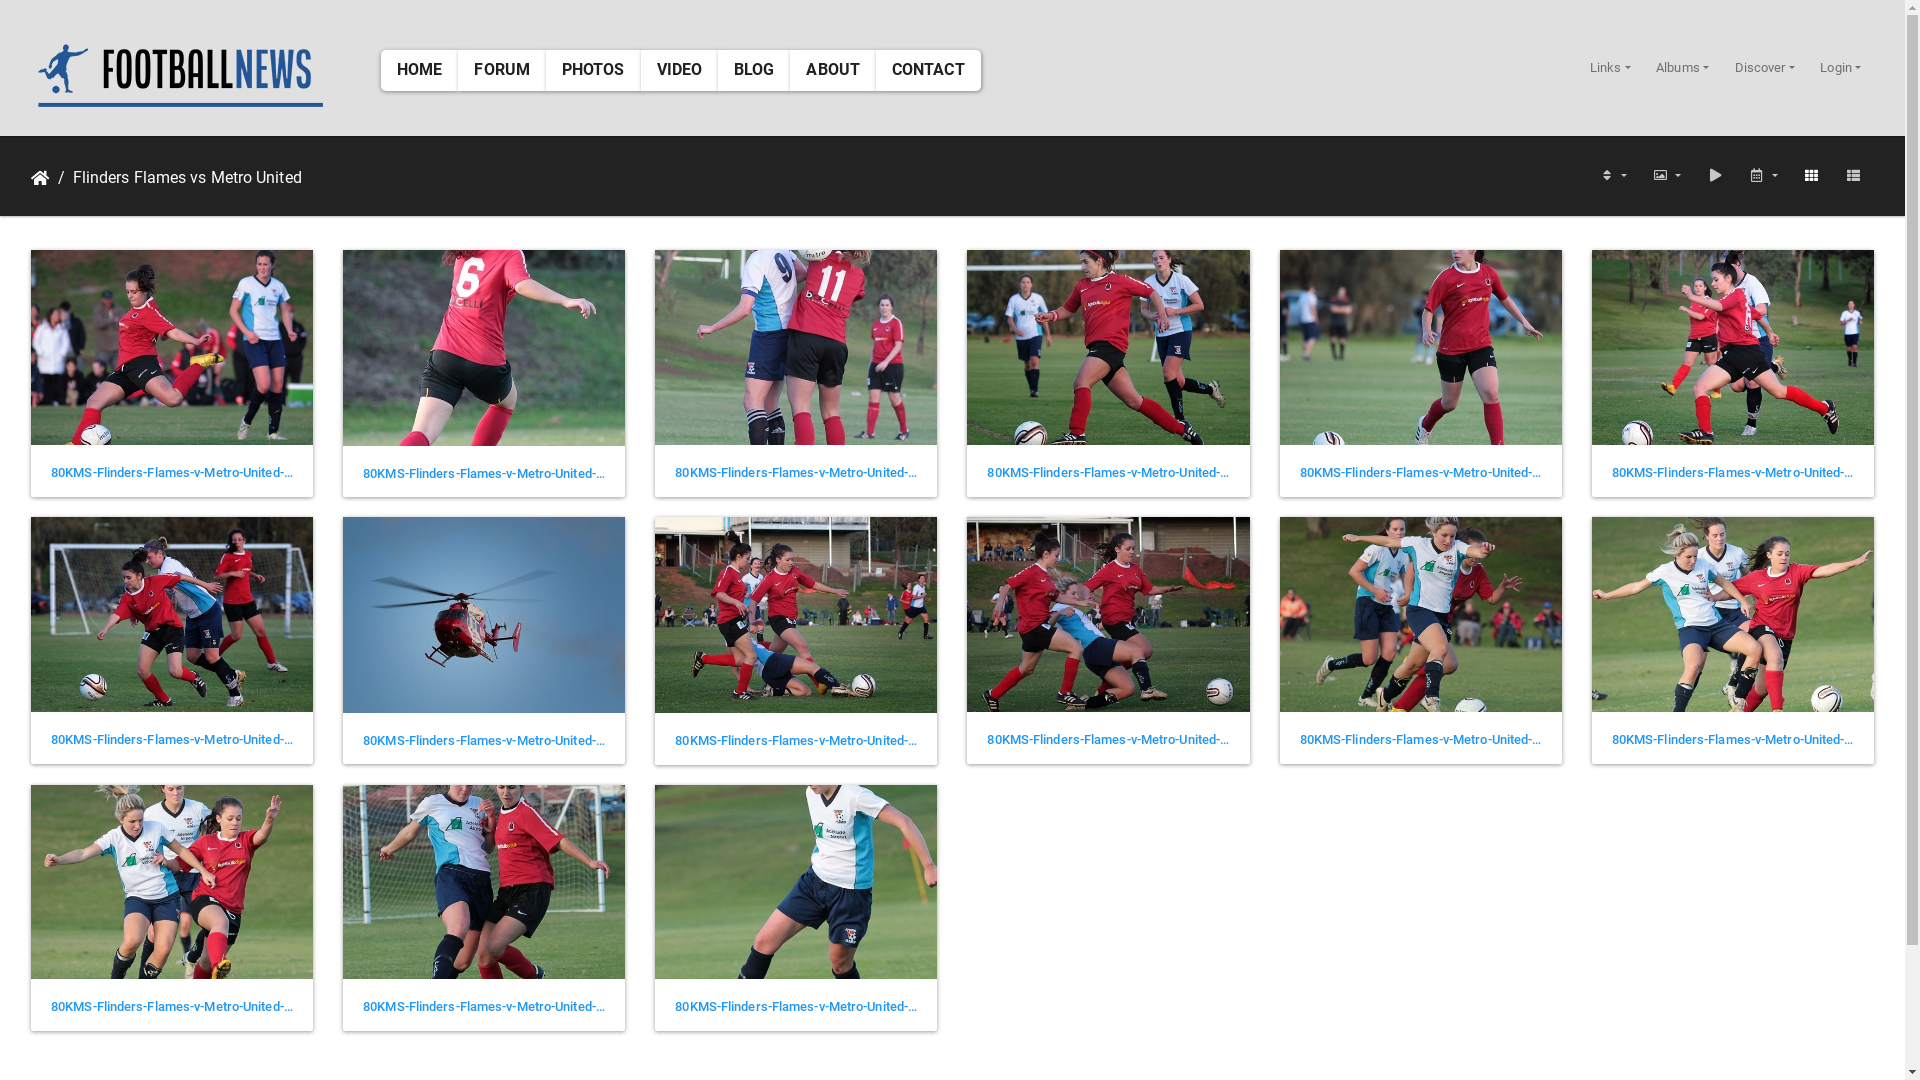  What do you see at coordinates (1609, 67) in the screenshot?
I see `'Links'` at bounding box center [1609, 67].